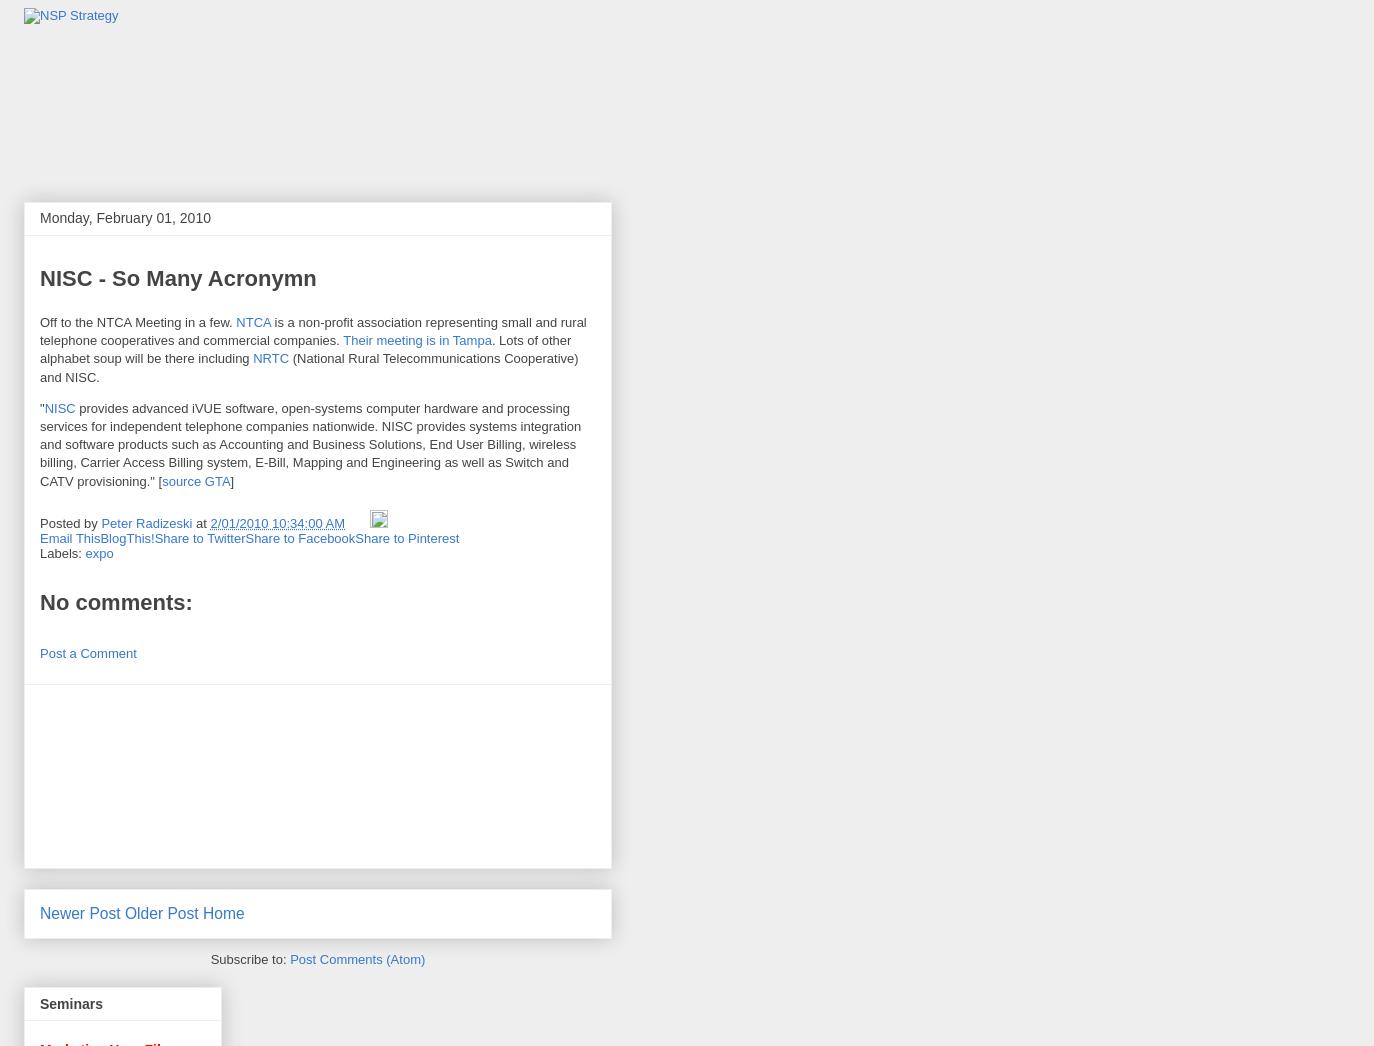 The height and width of the screenshot is (1046, 1374). What do you see at coordinates (99, 523) in the screenshot?
I see `'Peter Radizeski'` at bounding box center [99, 523].